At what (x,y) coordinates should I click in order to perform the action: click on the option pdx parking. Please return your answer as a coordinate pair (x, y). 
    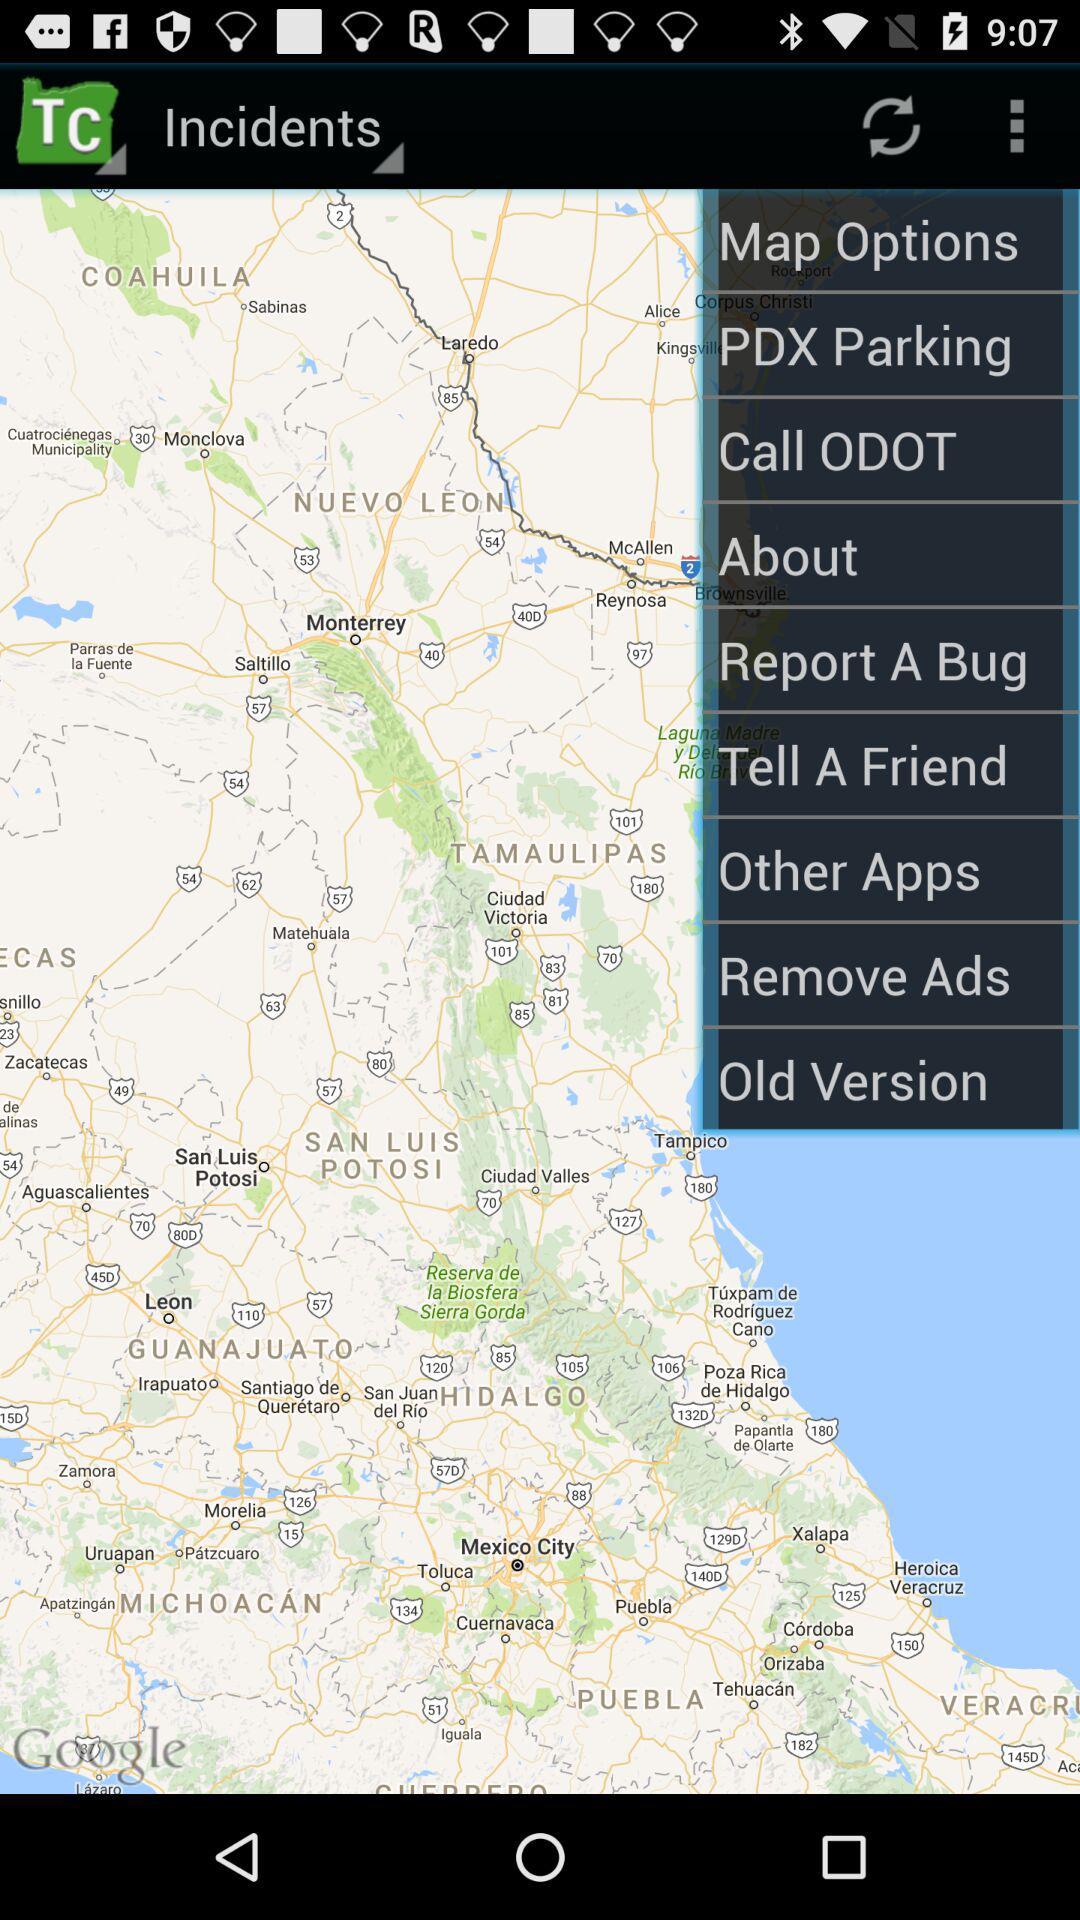
    Looking at the image, I should click on (889, 344).